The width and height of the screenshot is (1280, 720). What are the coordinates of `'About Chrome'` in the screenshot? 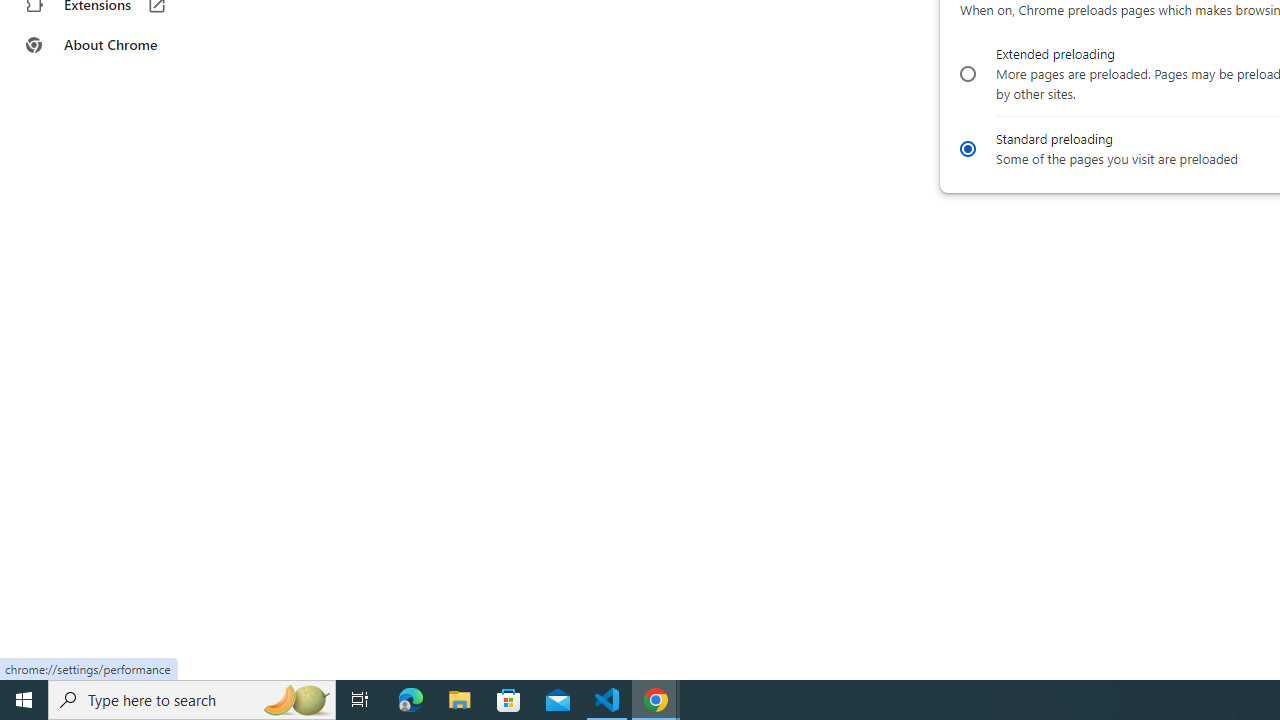 It's located at (123, 45).